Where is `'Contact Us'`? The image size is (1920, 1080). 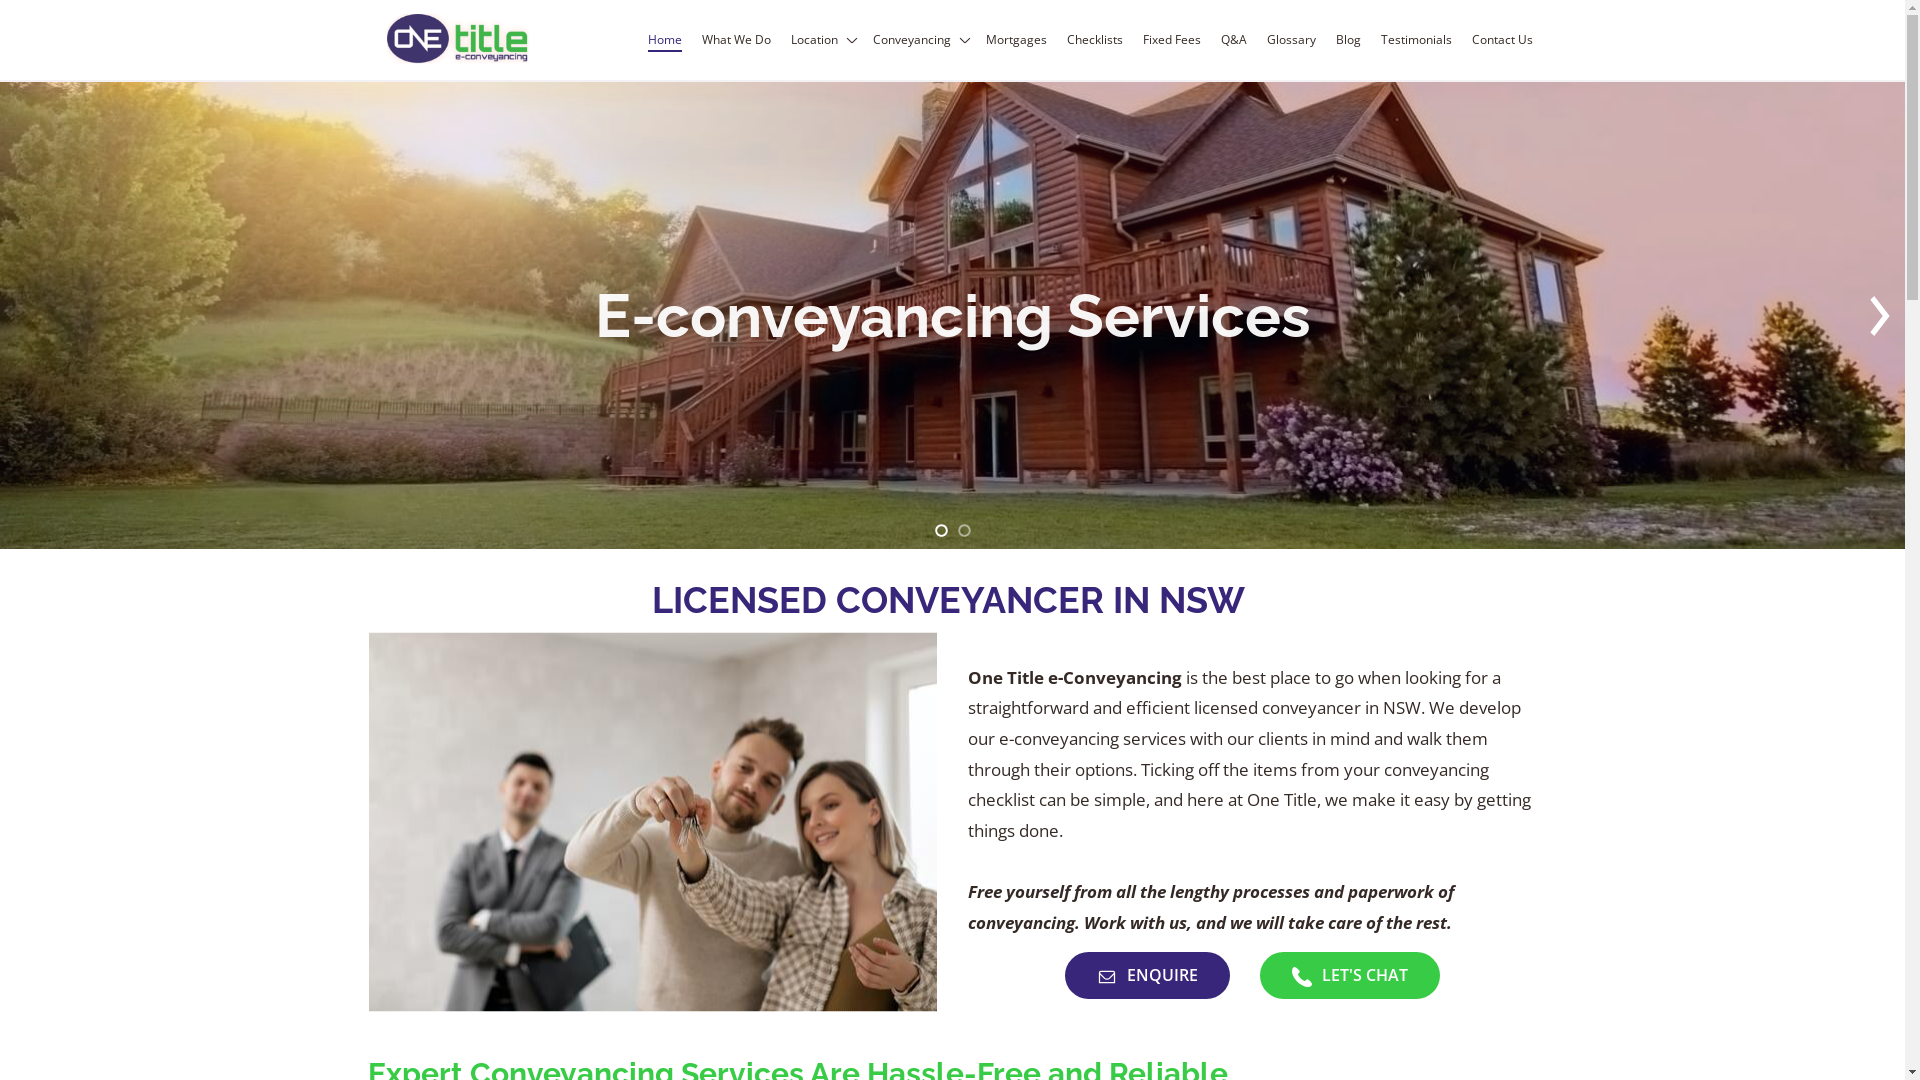
'Contact Us' is located at coordinates (1501, 39).